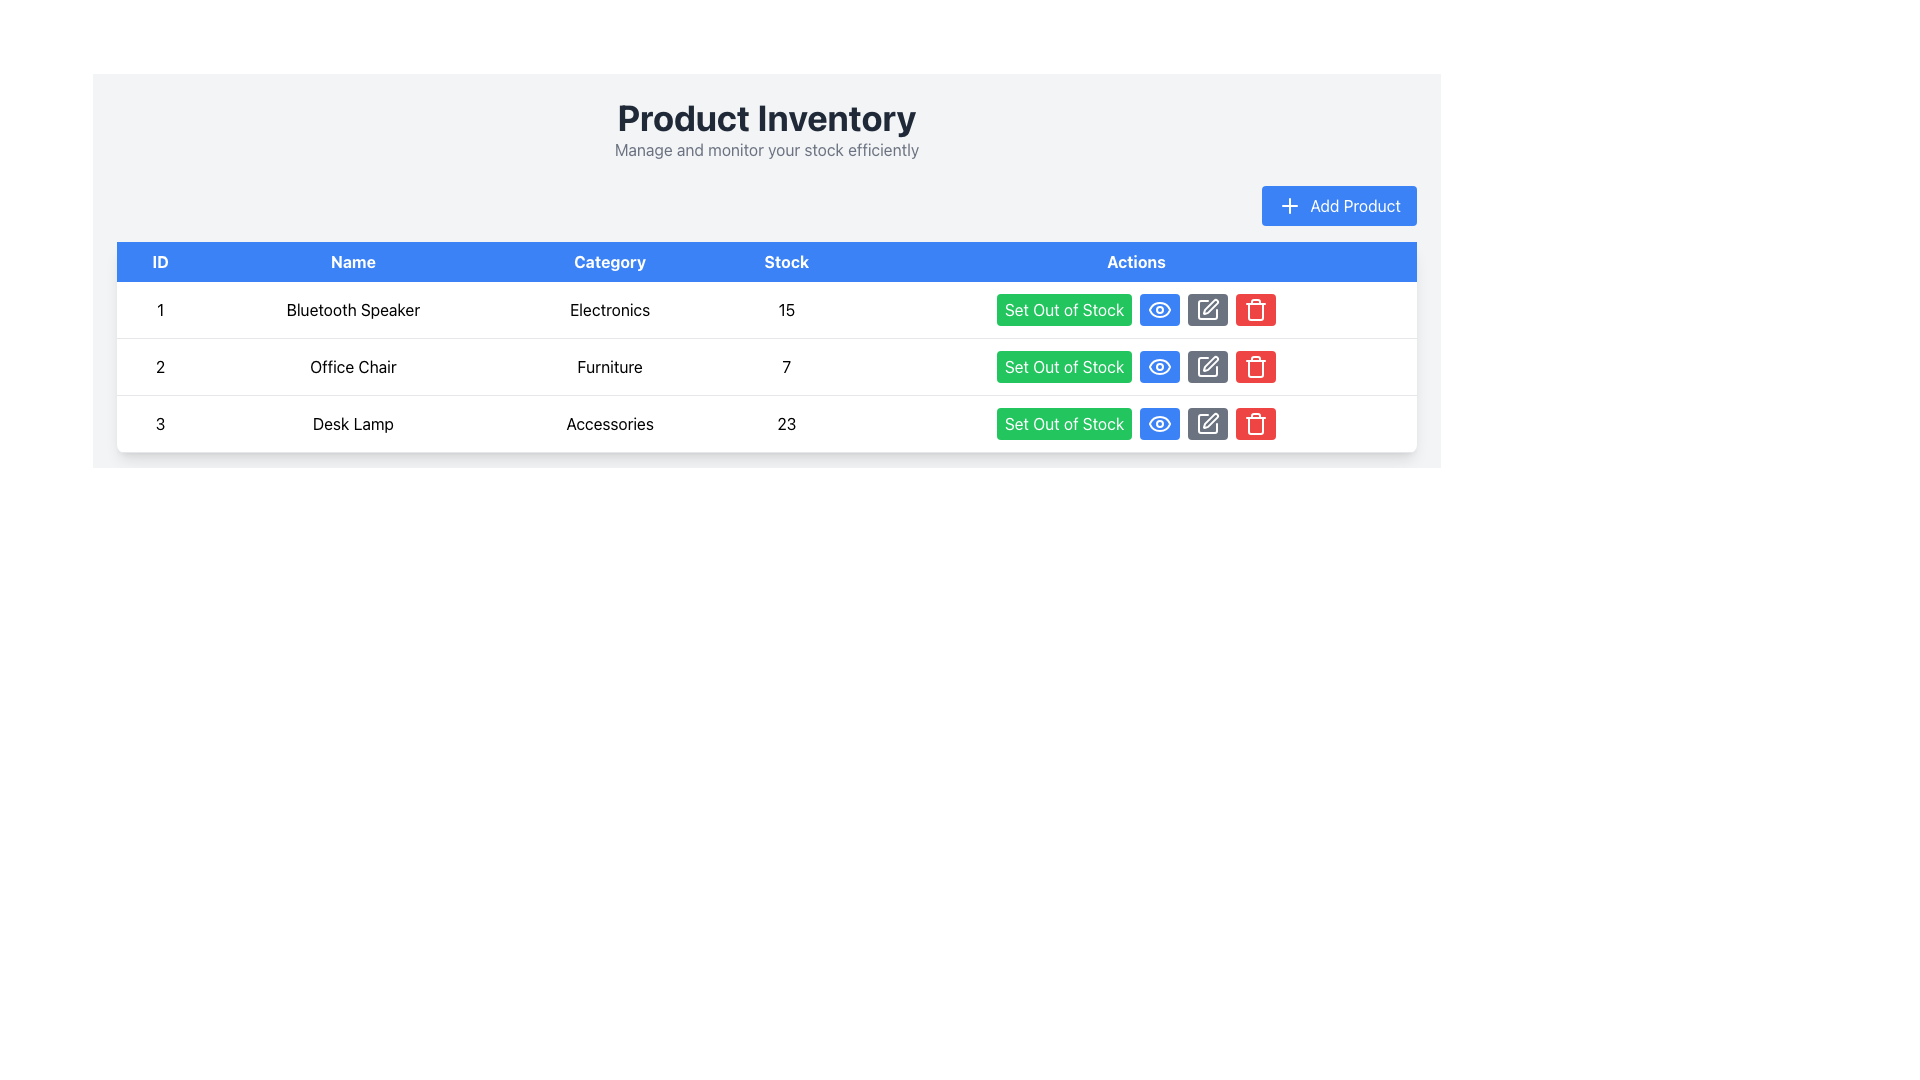 The width and height of the screenshot is (1920, 1080). Describe the element at coordinates (1063, 309) in the screenshot. I see `the 'Set Out of Stock' button, which is the first button in the 'Actions' column of the table, to mark the product as out of stock` at that location.